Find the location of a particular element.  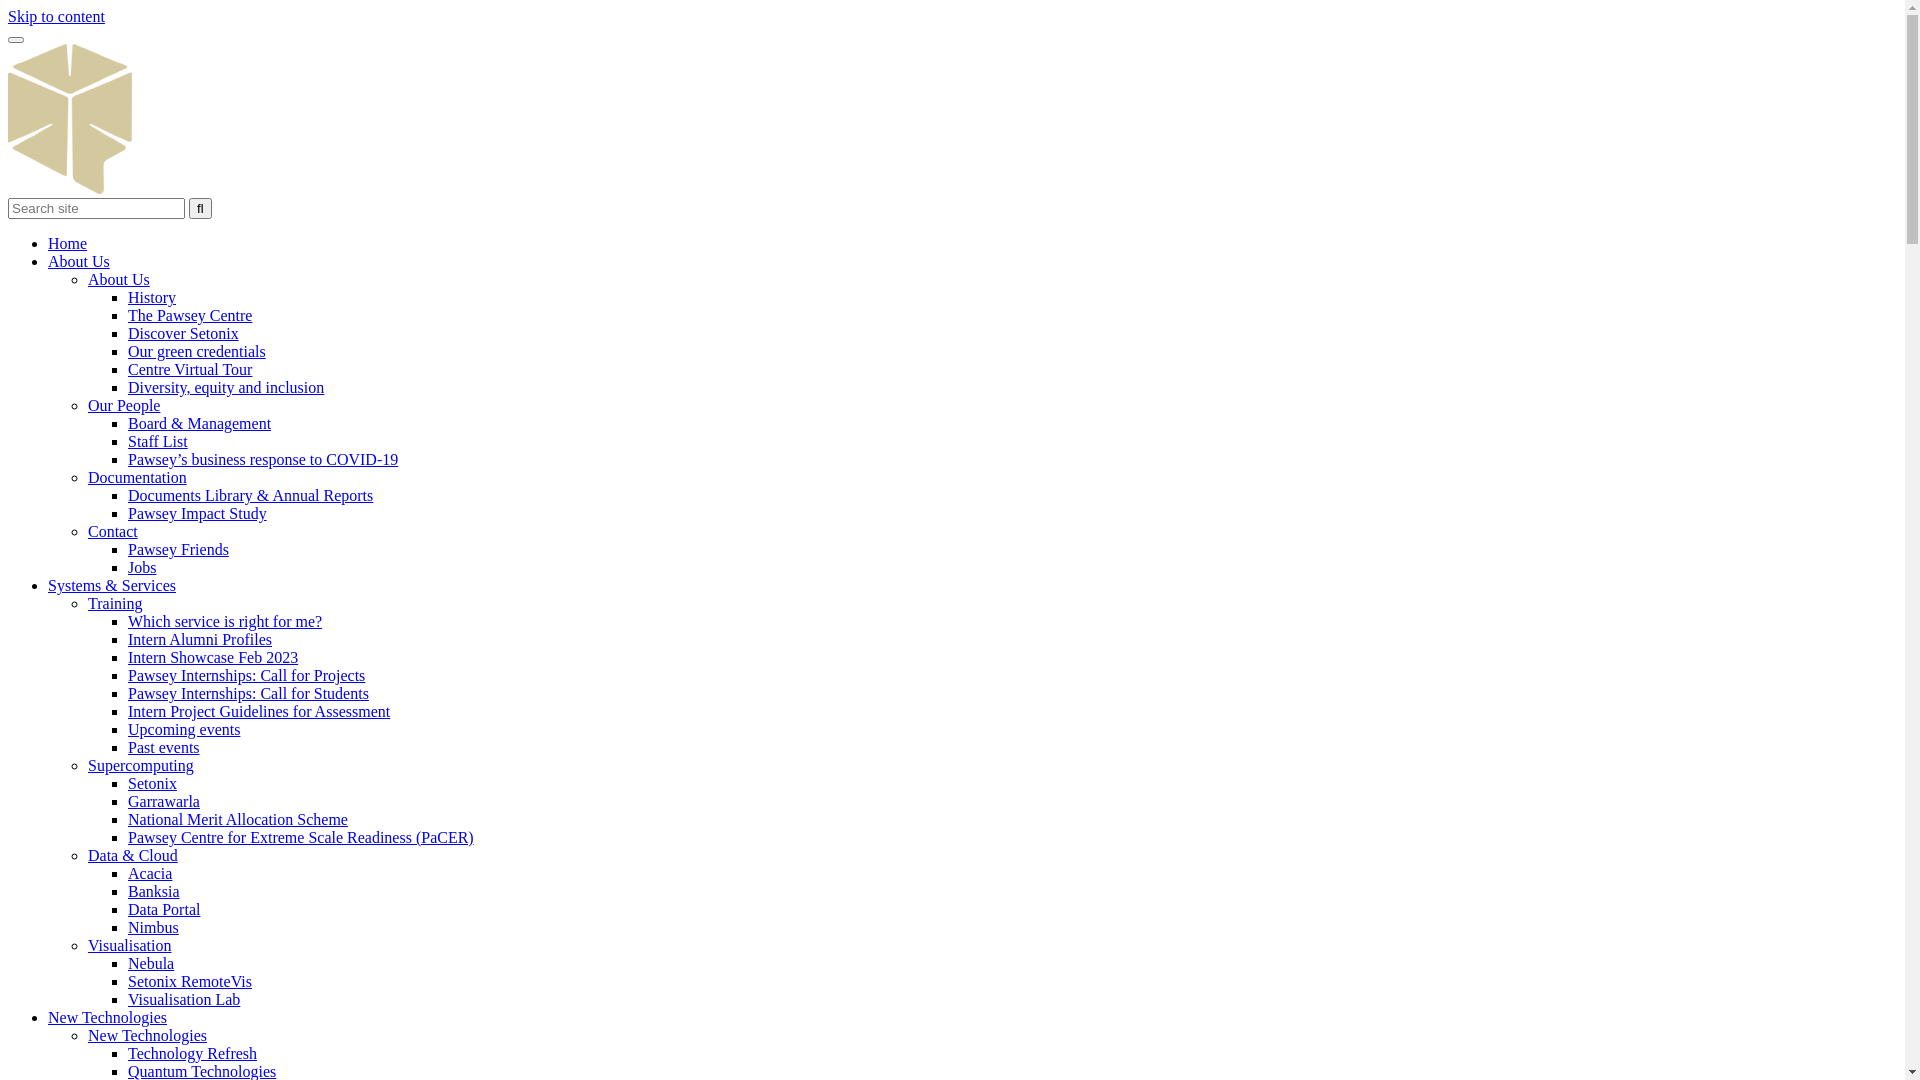

'Discover Setonix' is located at coordinates (183, 332).